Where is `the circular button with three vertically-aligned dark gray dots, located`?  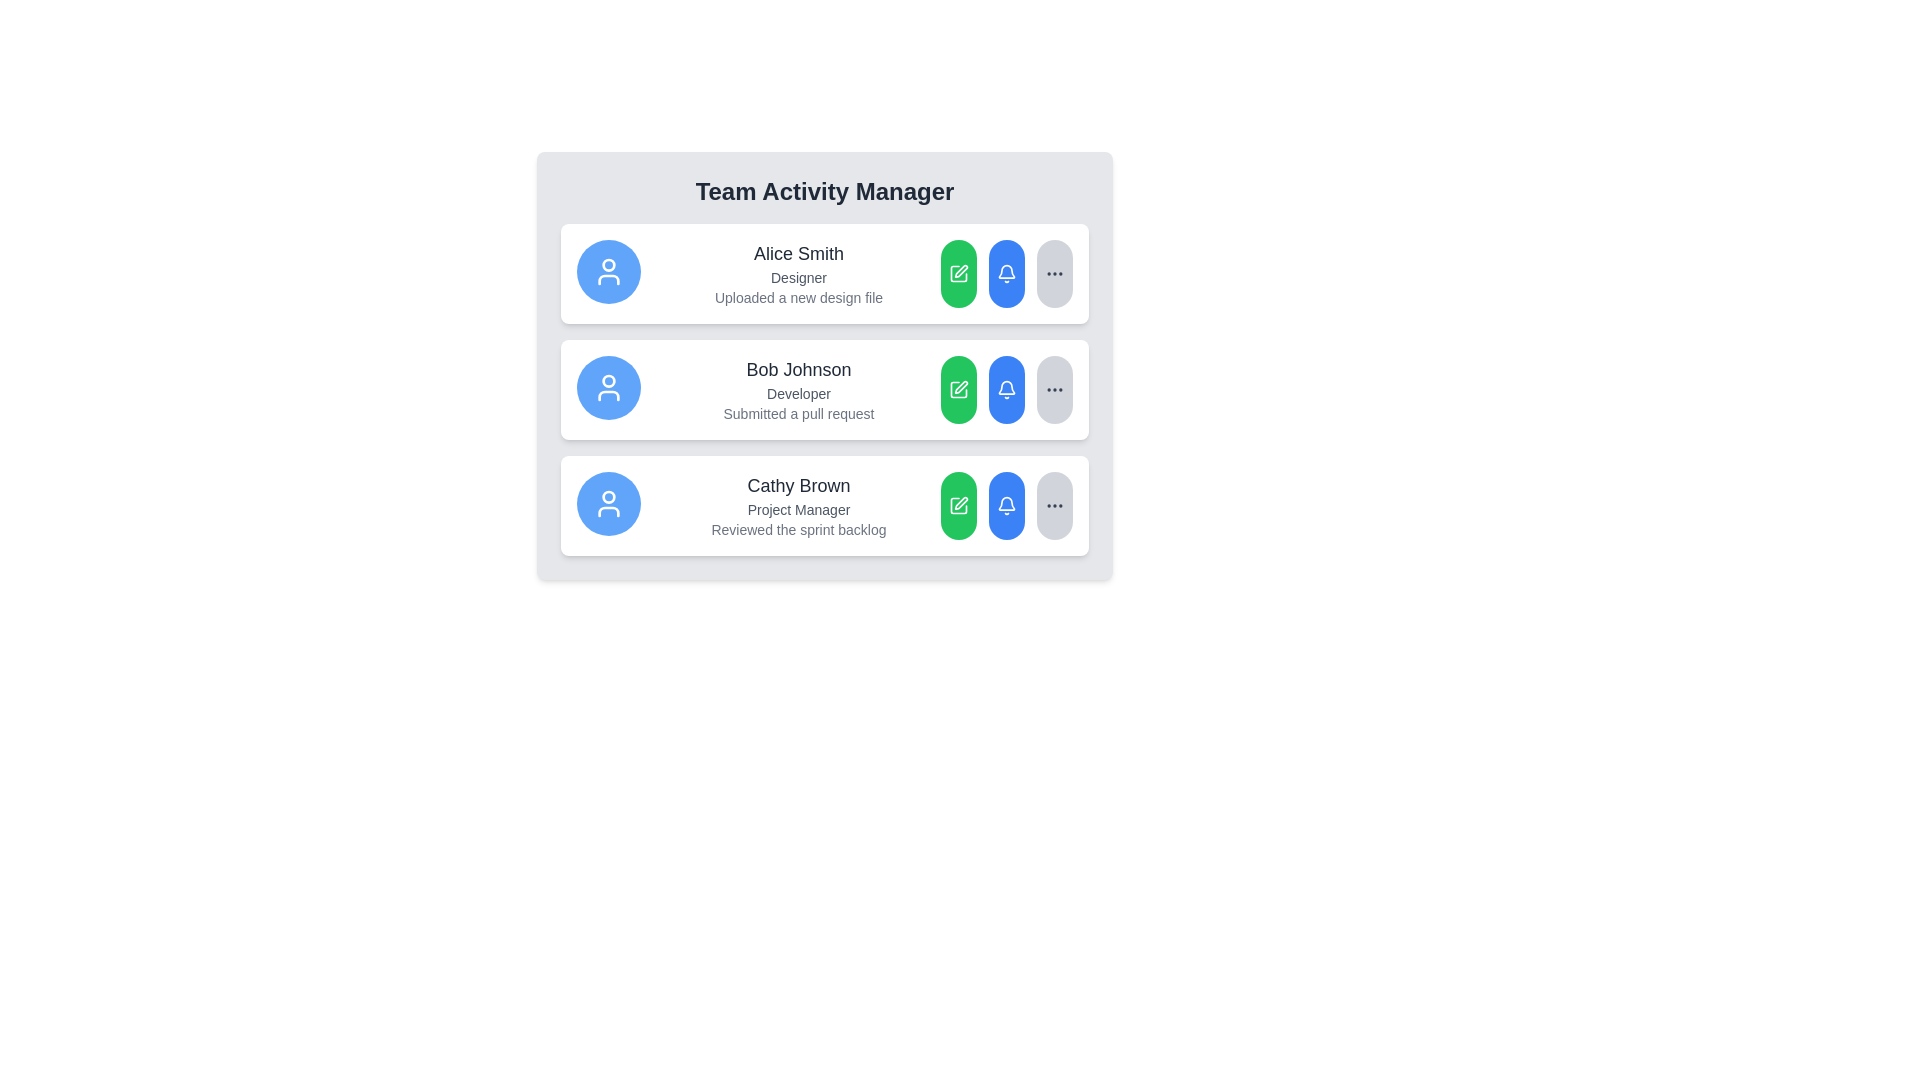 the circular button with three vertically-aligned dark gray dots, located is located at coordinates (1054, 273).